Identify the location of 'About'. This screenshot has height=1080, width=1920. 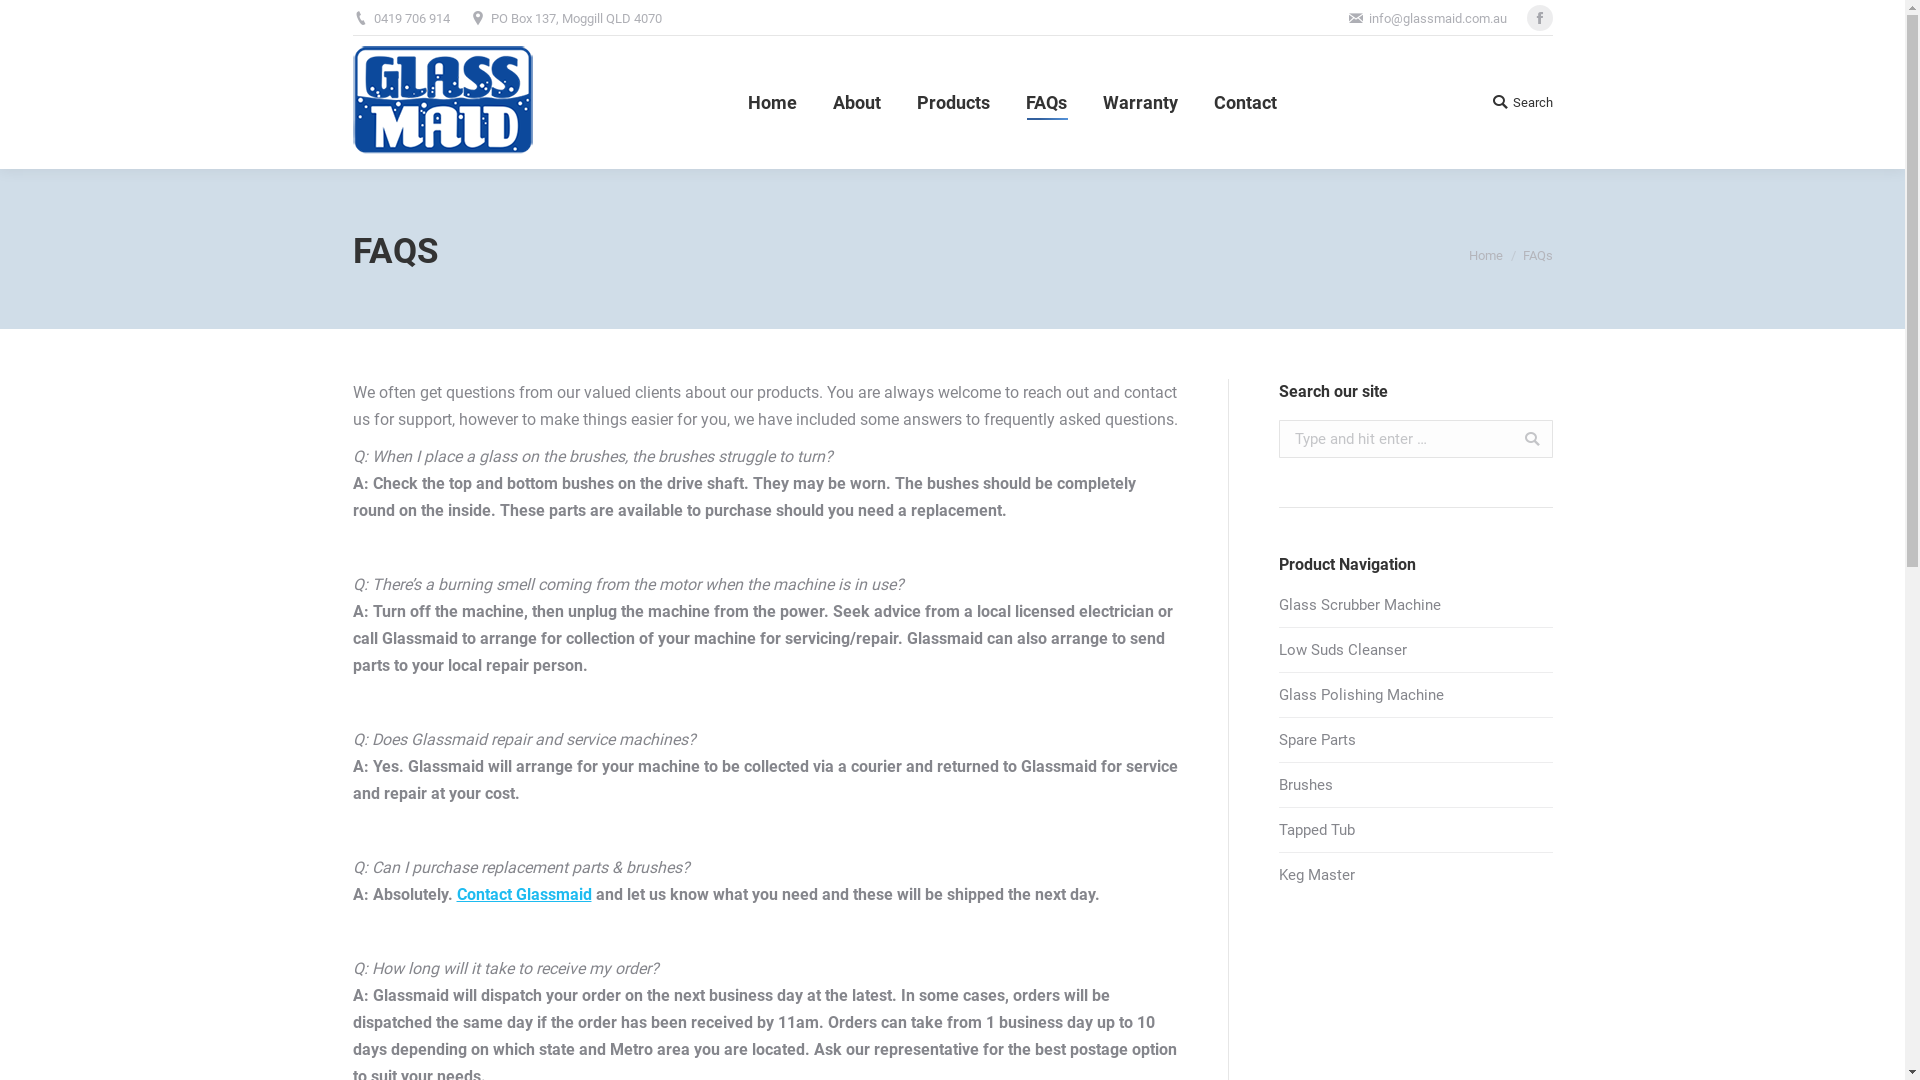
(855, 102).